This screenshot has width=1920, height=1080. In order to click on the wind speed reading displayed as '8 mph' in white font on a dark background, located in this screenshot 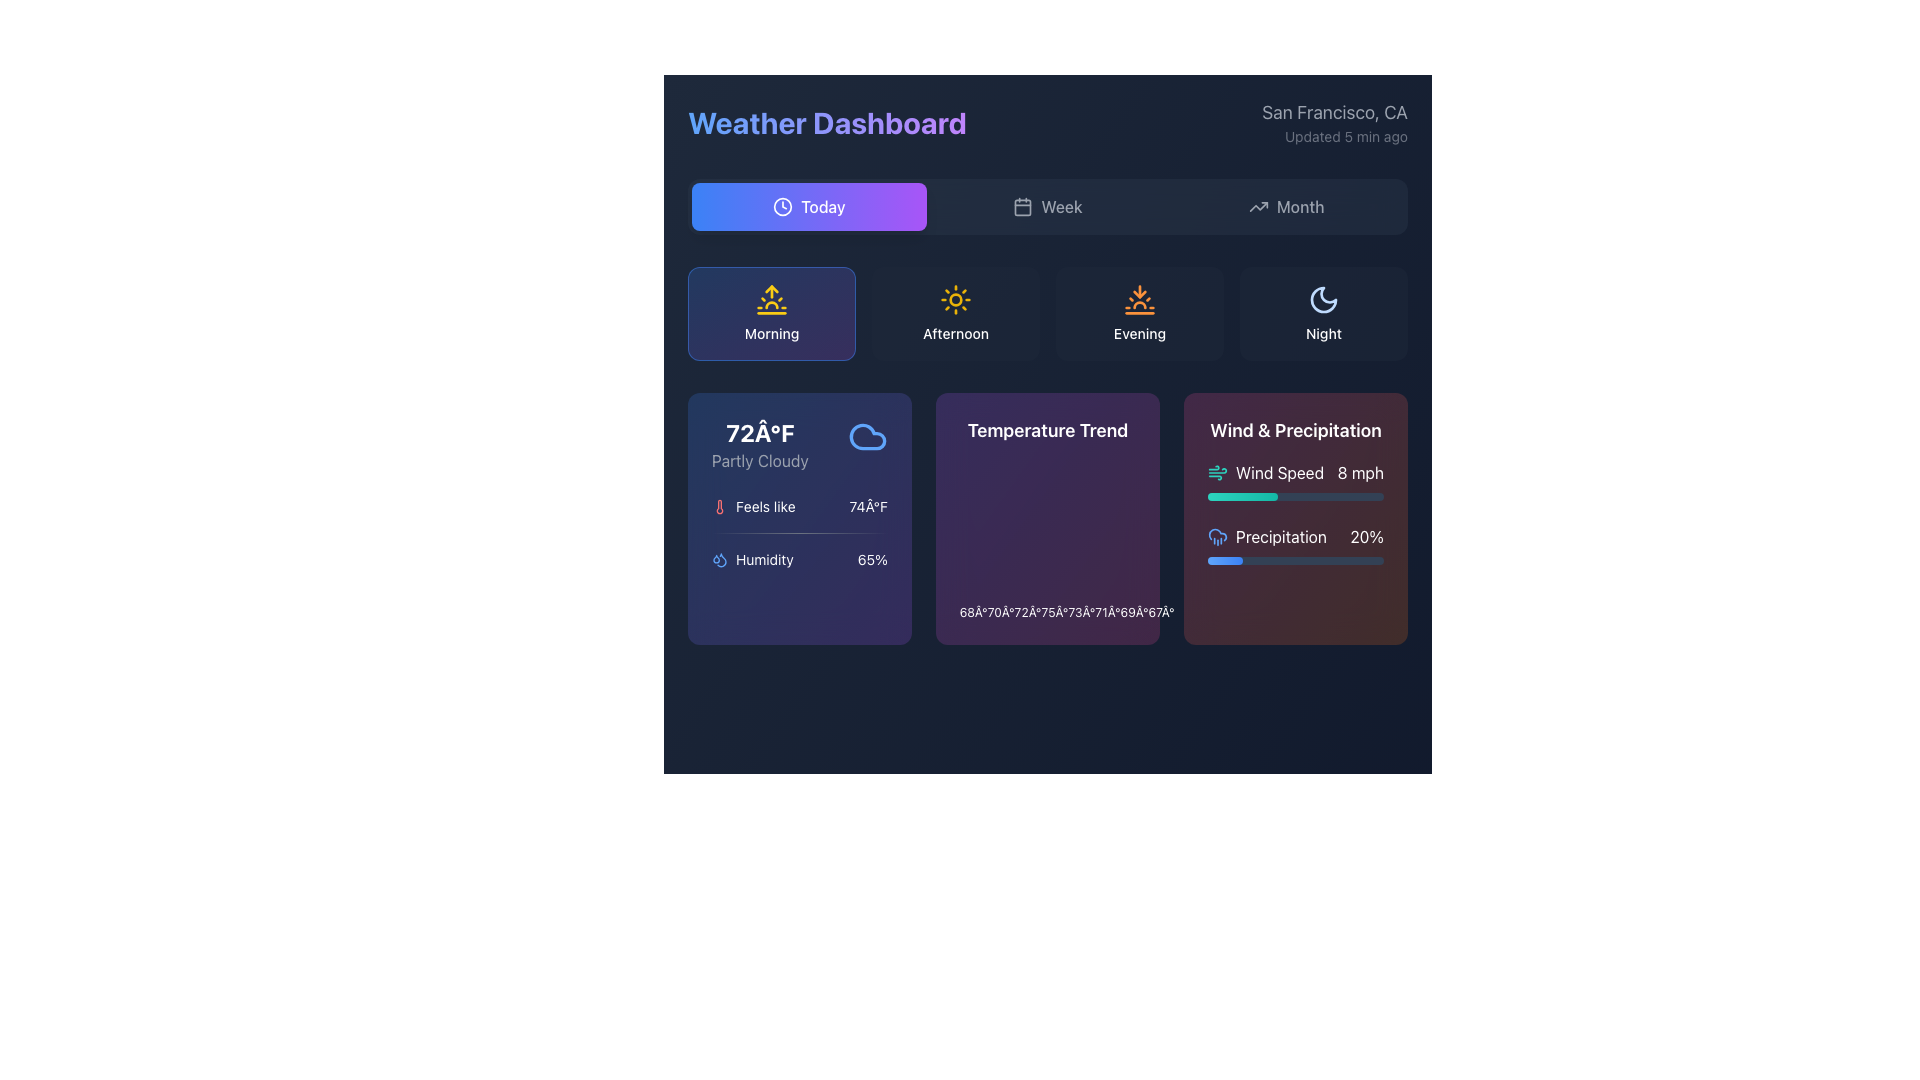, I will do `click(1360, 473)`.